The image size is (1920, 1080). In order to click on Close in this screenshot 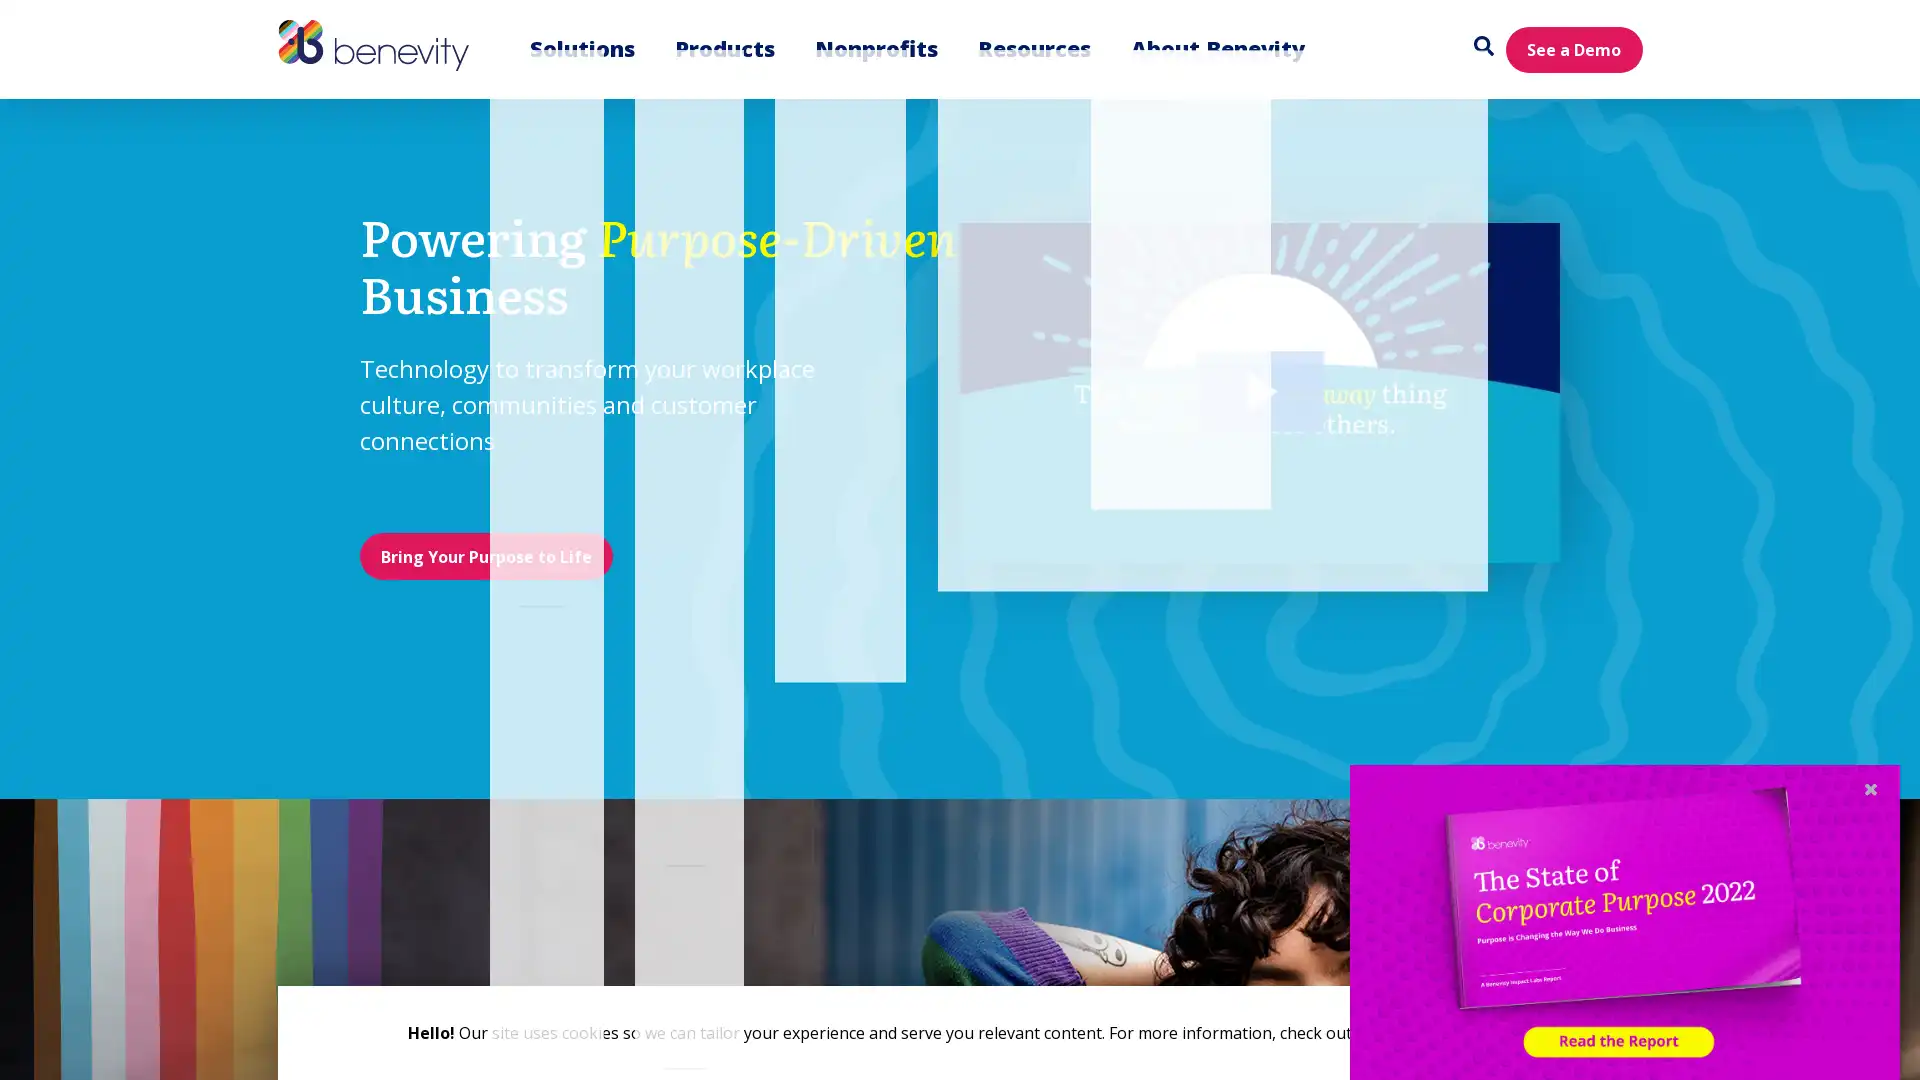, I will do `click(1885, 788)`.